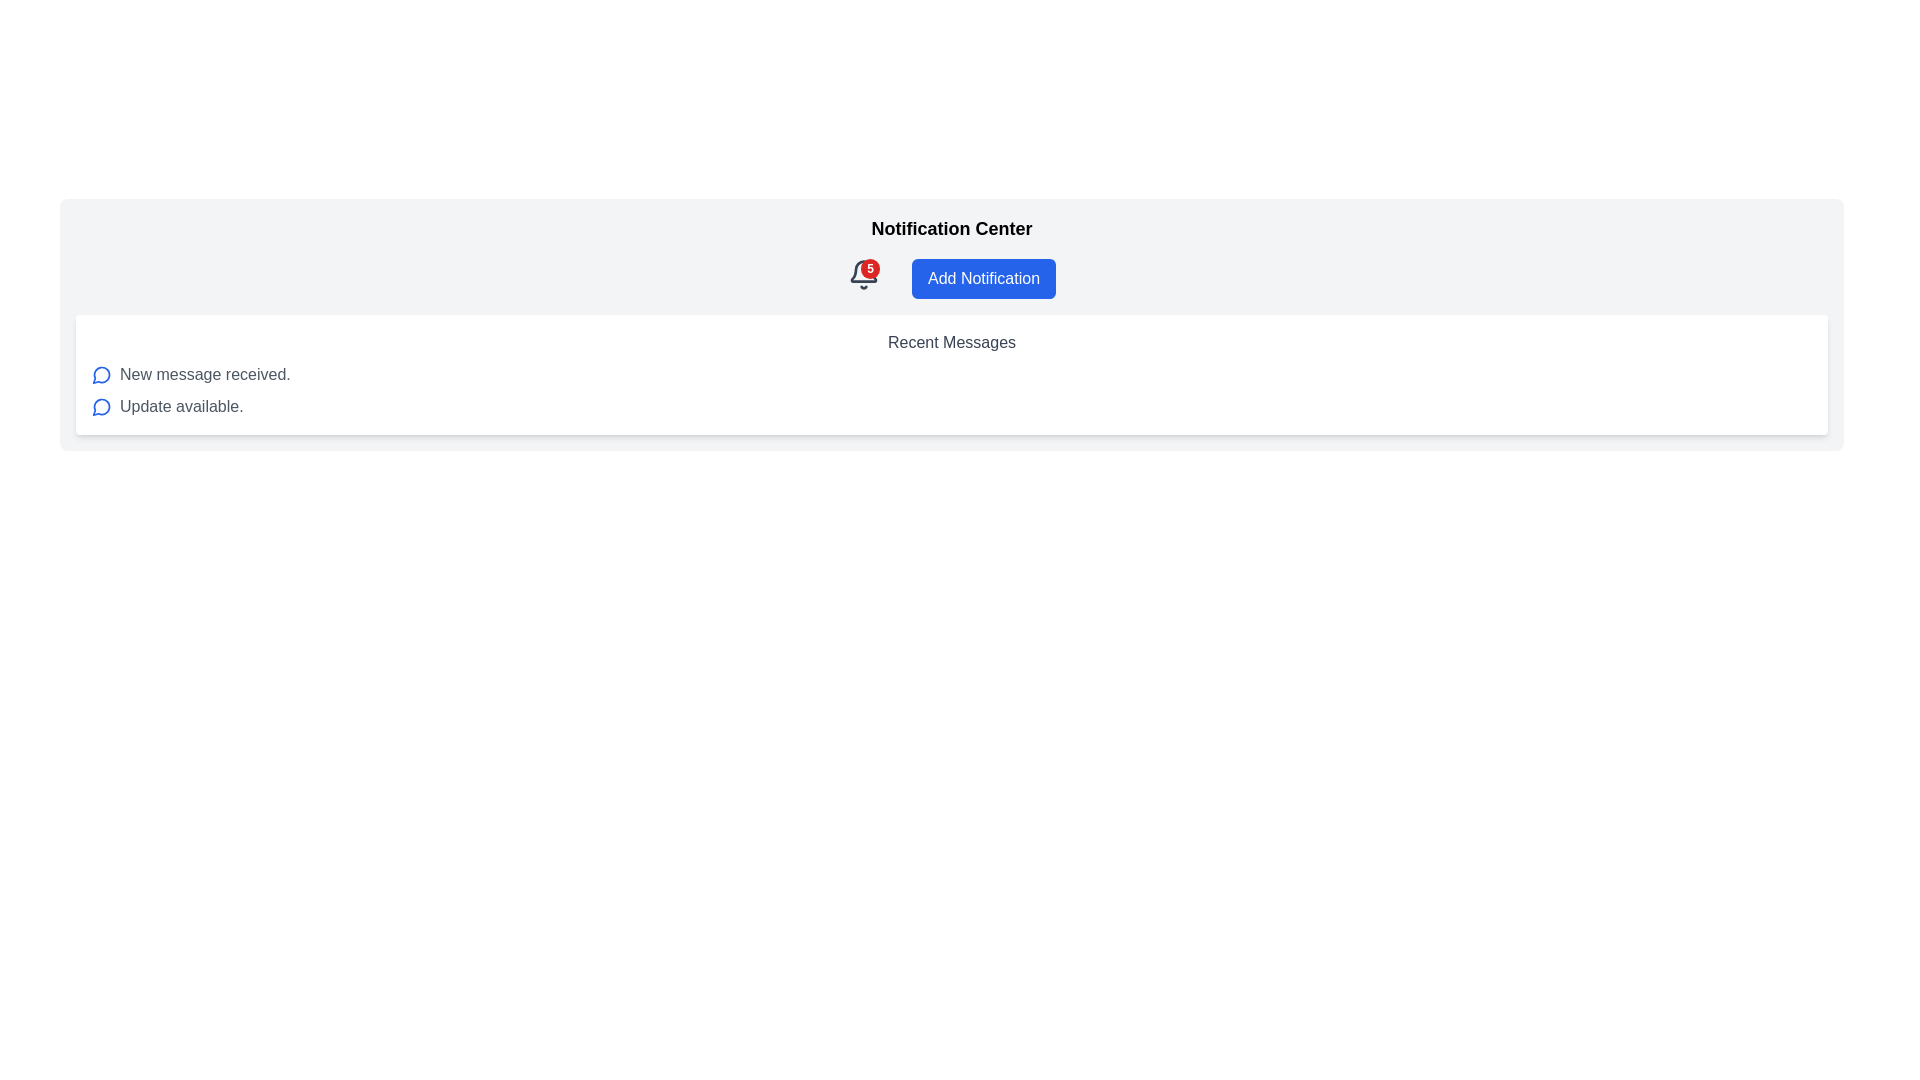 This screenshot has height=1080, width=1920. Describe the element at coordinates (983, 278) in the screenshot. I see `the button with rounded edges and blue background labeled 'Add Notification'` at that location.